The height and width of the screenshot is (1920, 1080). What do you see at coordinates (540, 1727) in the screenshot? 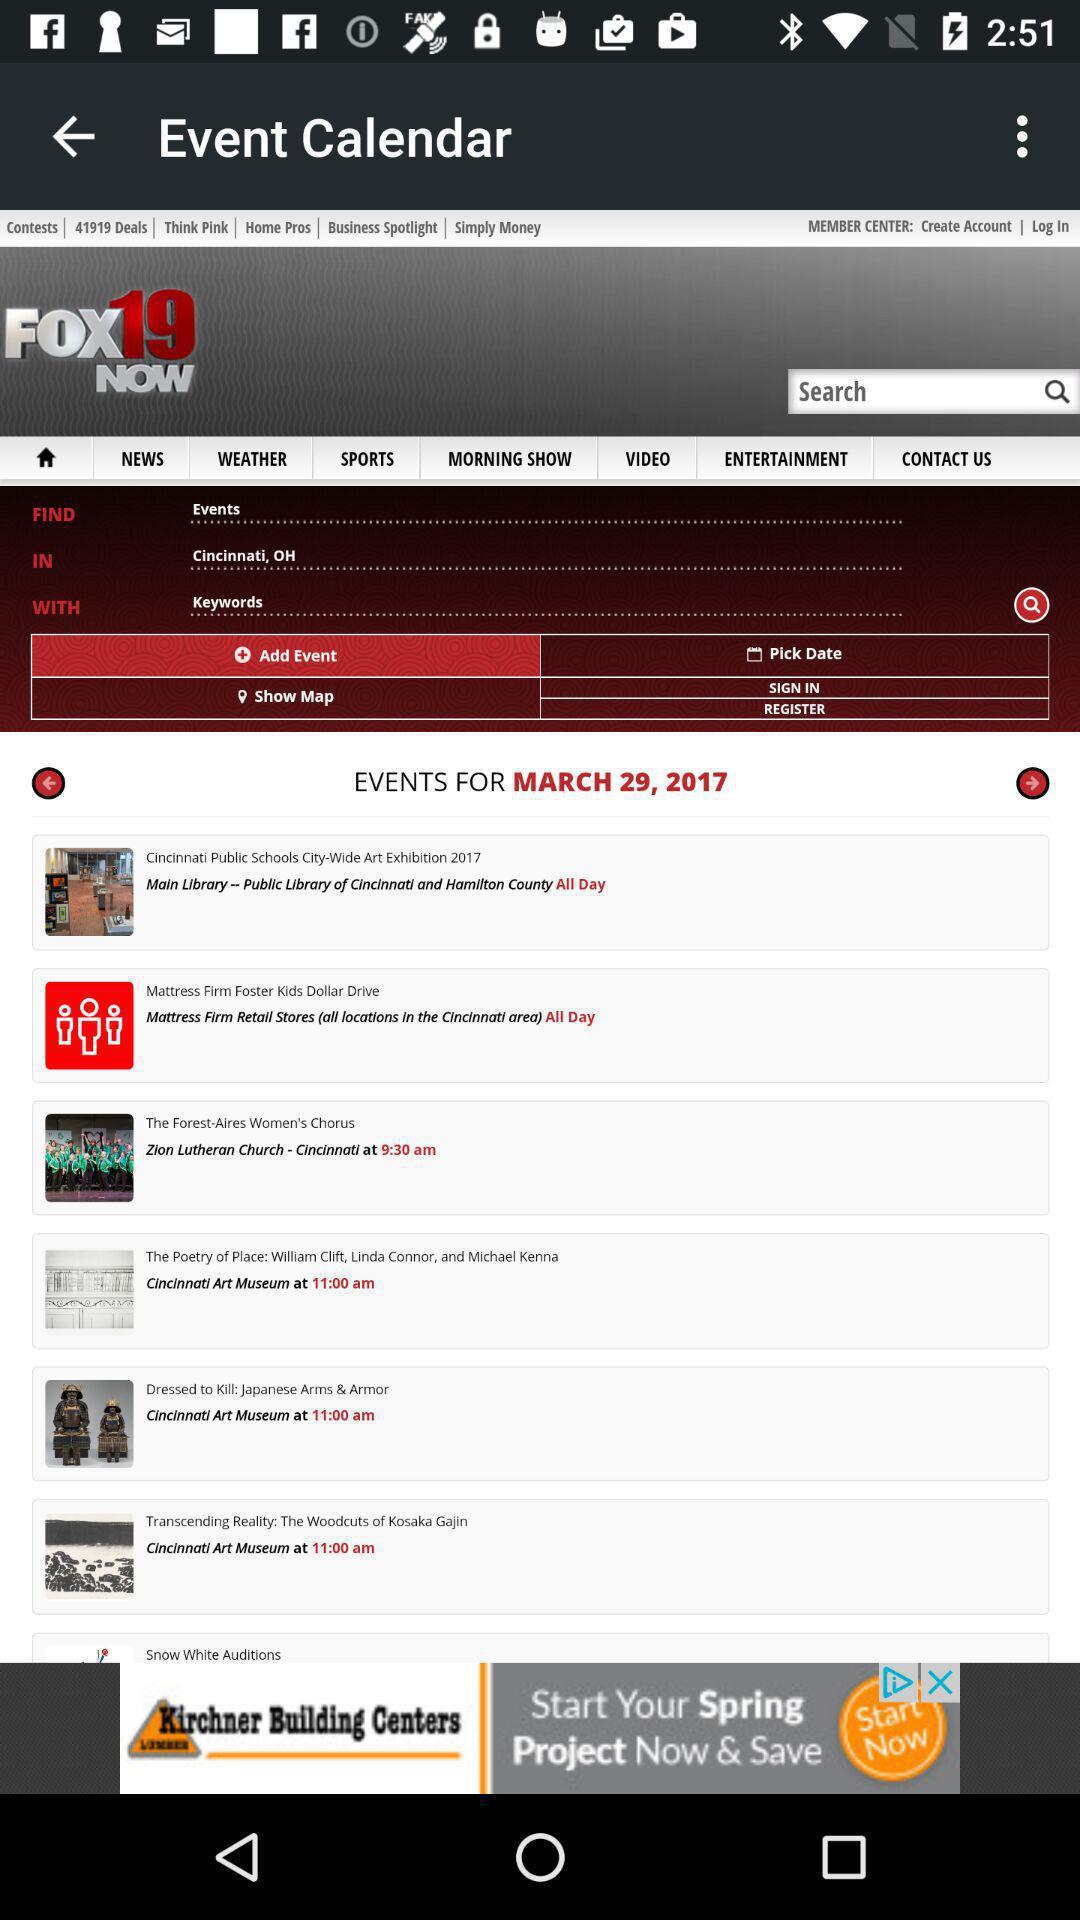
I see `advertisement image` at bounding box center [540, 1727].